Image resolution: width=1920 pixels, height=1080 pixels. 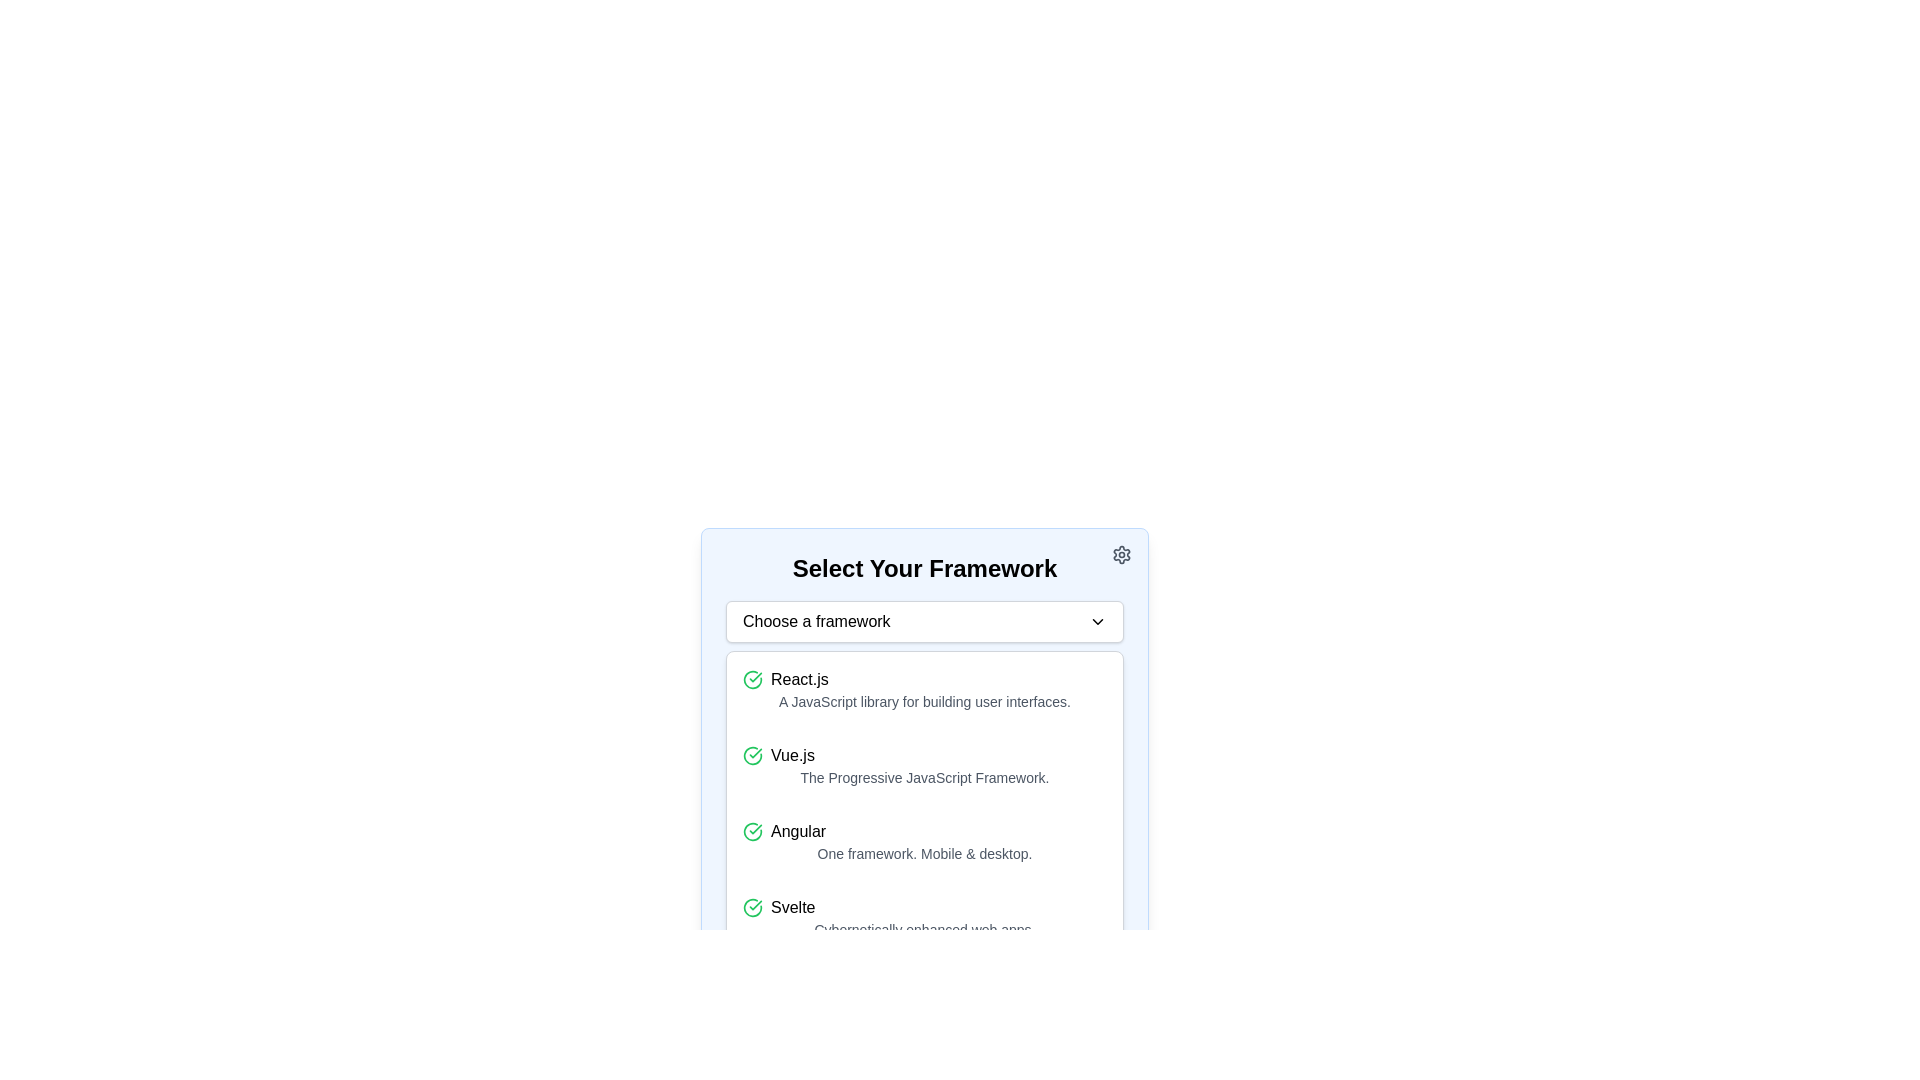 What do you see at coordinates (924, 918) in the screenshot?
I see `the list item titled 'Svelte' with a description 'Cybernetically enhanced web apps.' which is the fourth item in the list and features a green check circle icon on the left` at bounding box center [924, 918].